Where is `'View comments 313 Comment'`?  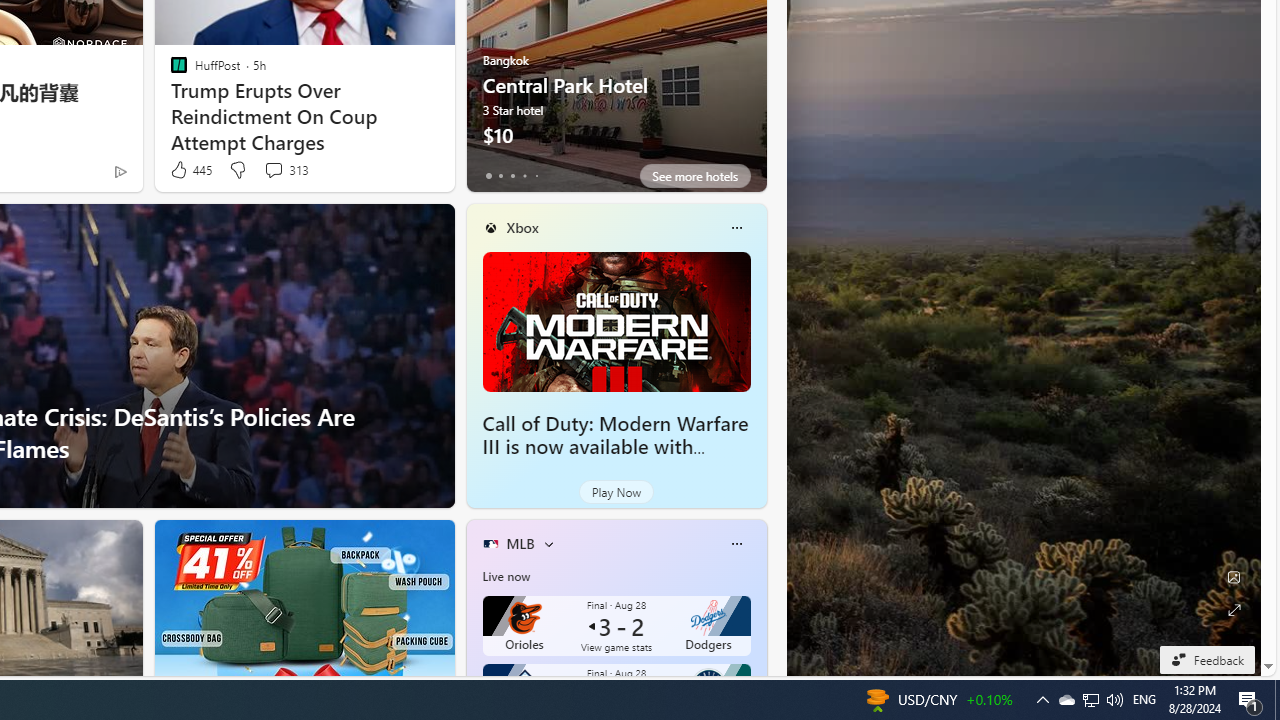 'View comments 313 Comment' is located at coordinates (285, 169).